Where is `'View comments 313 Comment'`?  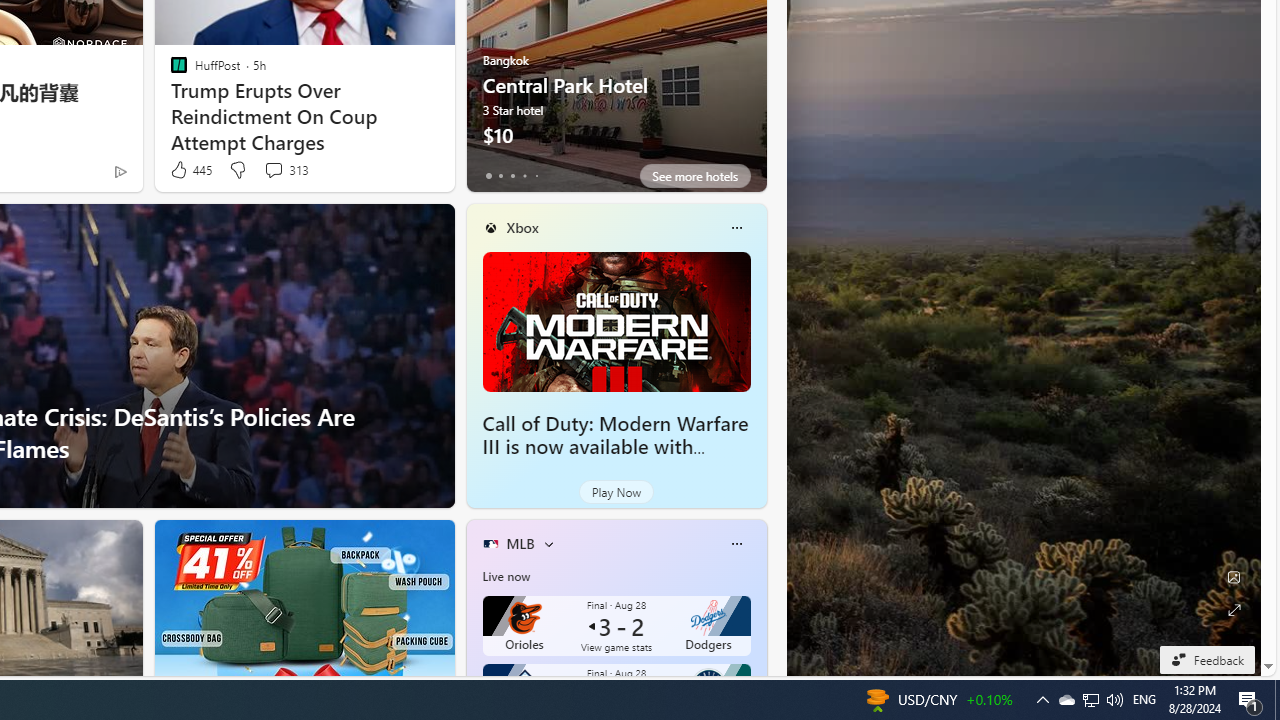 'View comments 313 Comment' is located at coordinates (285, 169).